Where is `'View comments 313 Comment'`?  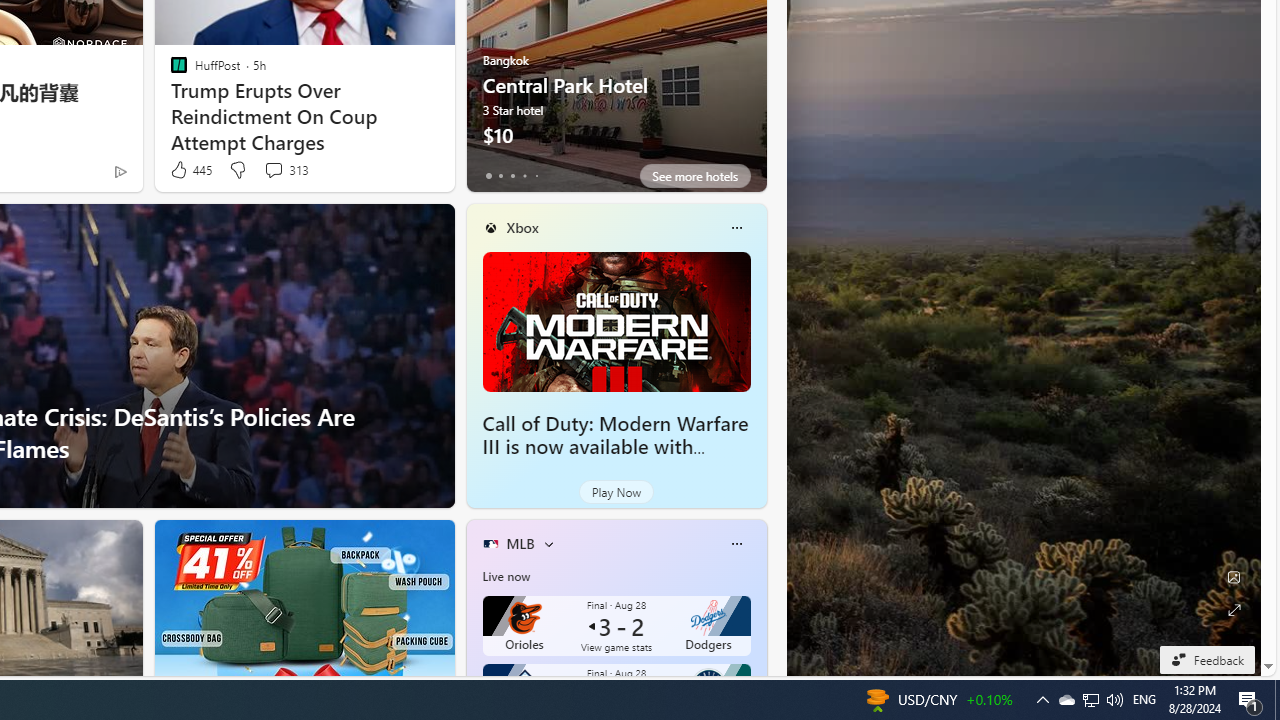 'View comments 313 Comment' is located at coordinates (285, 169).